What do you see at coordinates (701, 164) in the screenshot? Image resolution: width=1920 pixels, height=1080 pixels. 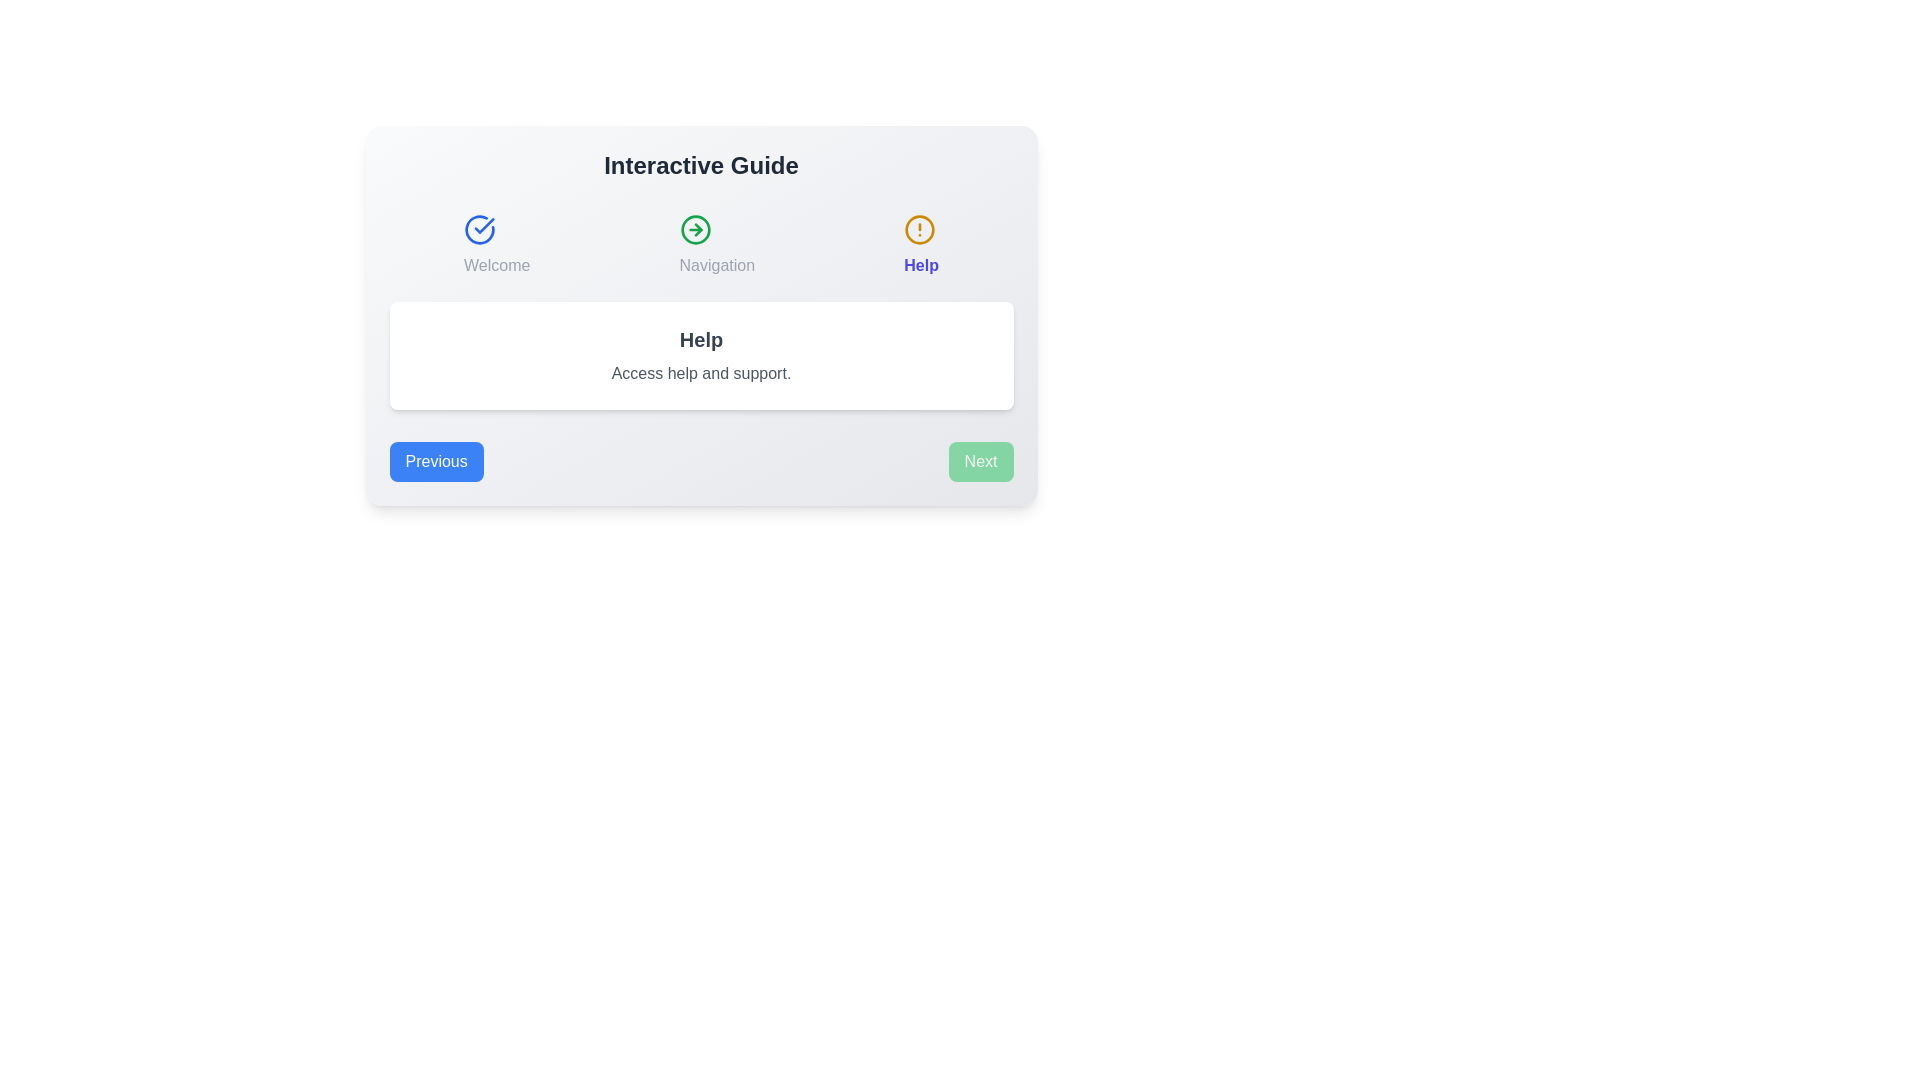 I see `the text header displaying 'Interactive Guide', which is styled with a bold font and centered alignment, located at the top of a rectangular panel` at bounding box center [701, 164].